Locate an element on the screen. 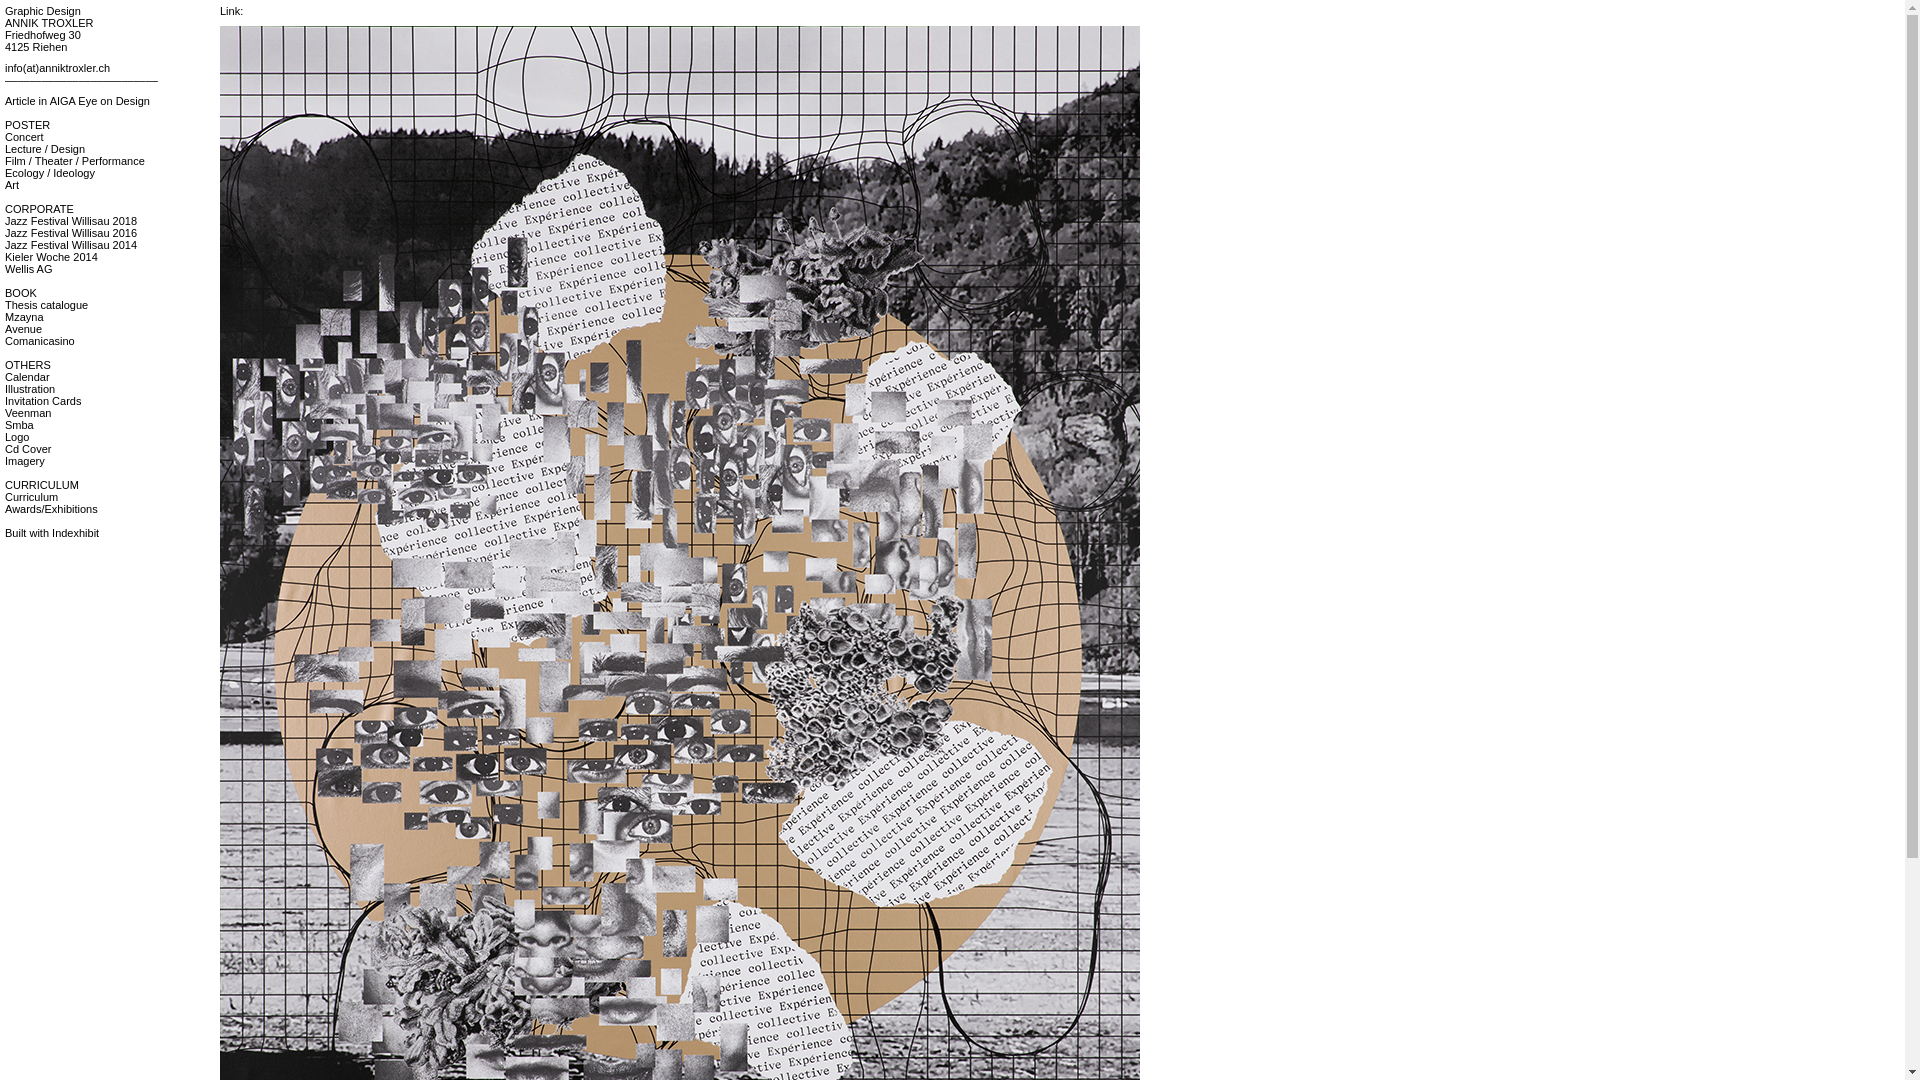 The width and height of the screenshot is (1920, 1080). 'Invitation Cards' is located at coordinates (43, 401).